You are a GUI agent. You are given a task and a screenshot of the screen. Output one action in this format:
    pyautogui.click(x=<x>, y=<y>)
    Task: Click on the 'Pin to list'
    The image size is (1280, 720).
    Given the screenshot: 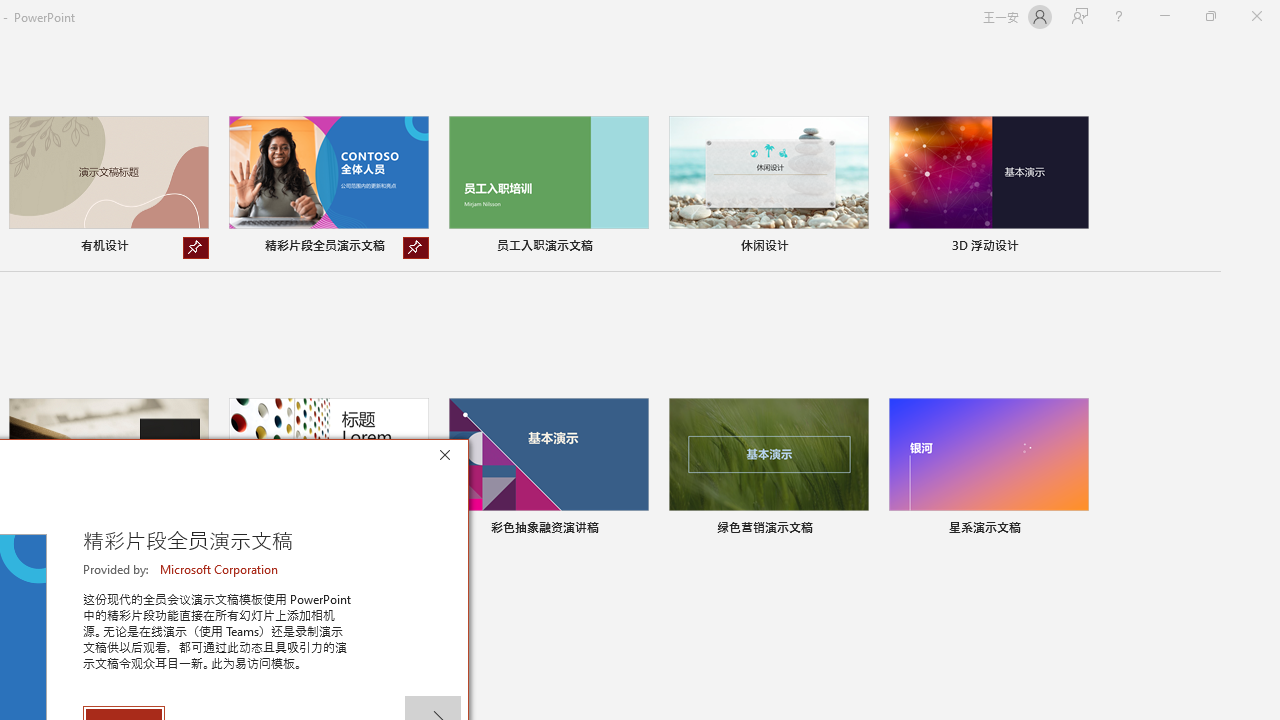 What is the action you would take?
    pyautogui.click(x=1074, y=528)
    